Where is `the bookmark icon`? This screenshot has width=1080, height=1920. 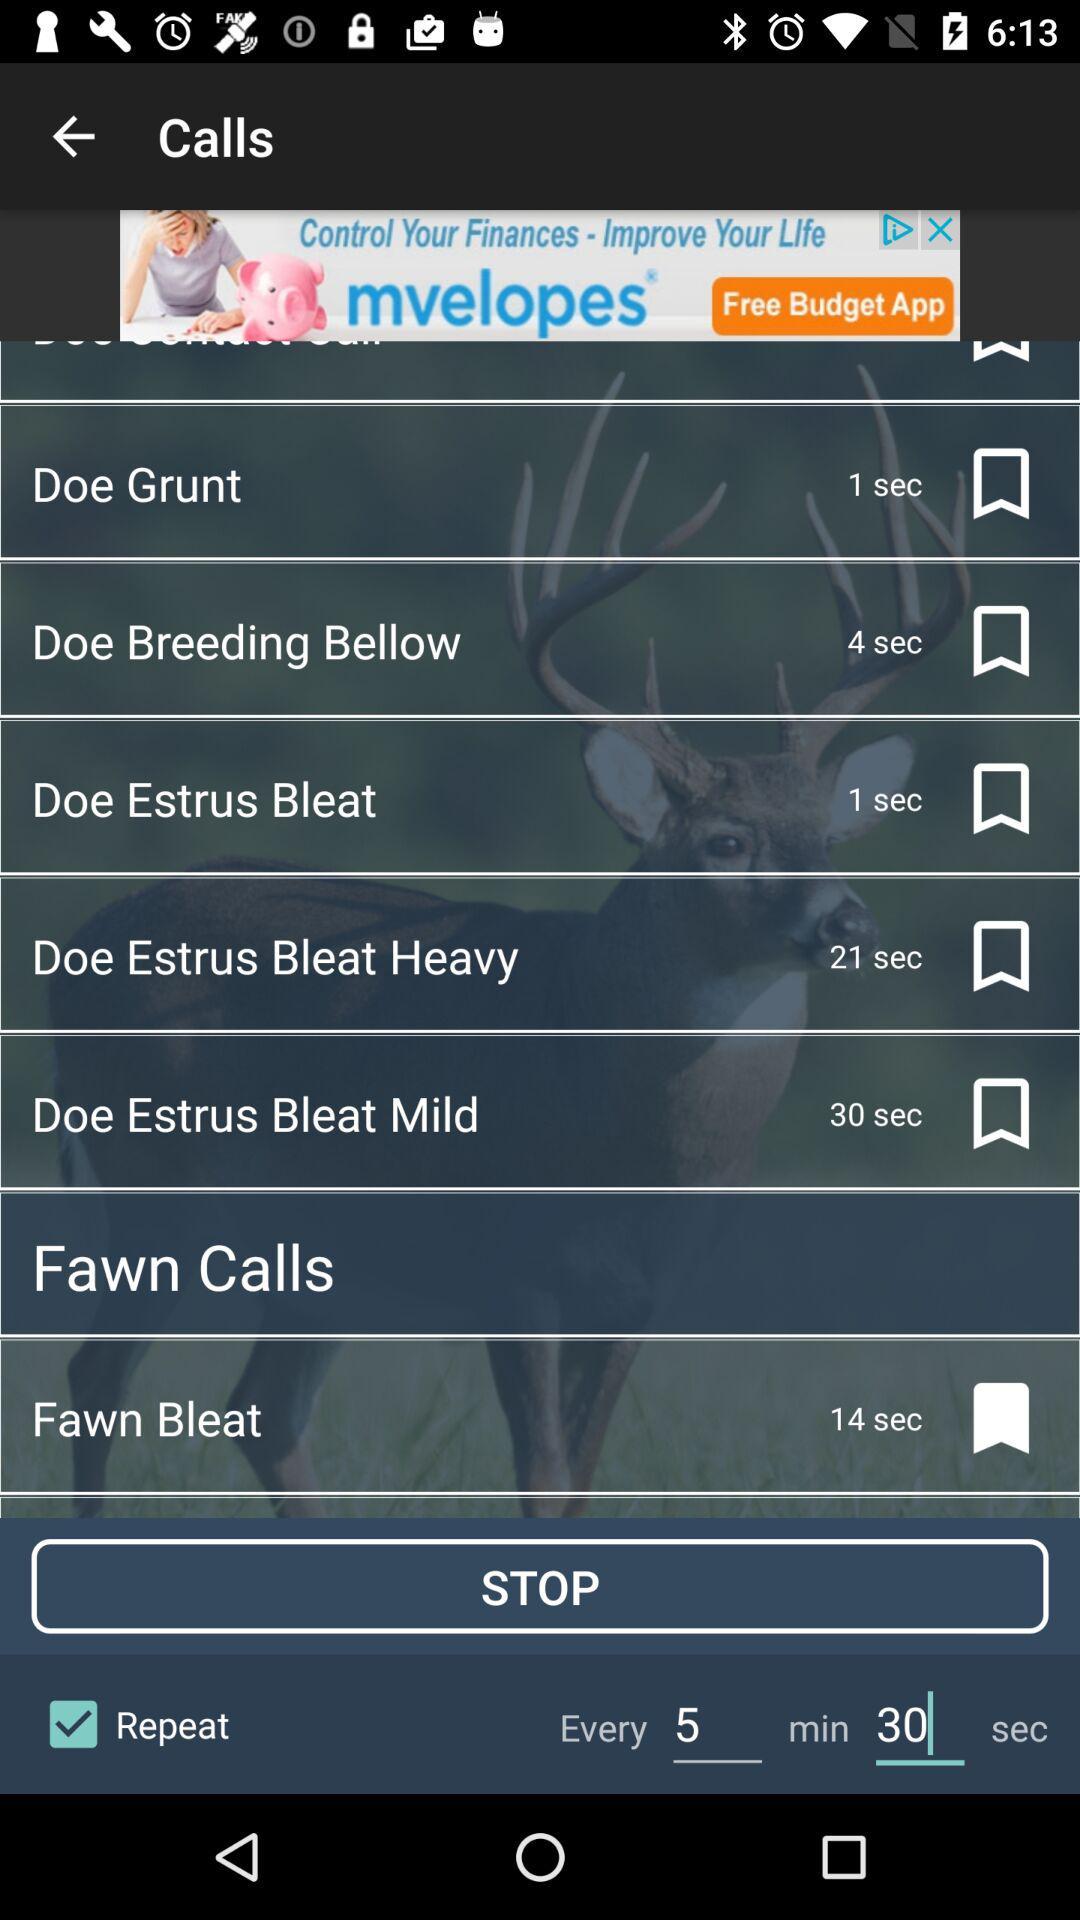
the bookmark icon is located at coordinates (984, 1112).